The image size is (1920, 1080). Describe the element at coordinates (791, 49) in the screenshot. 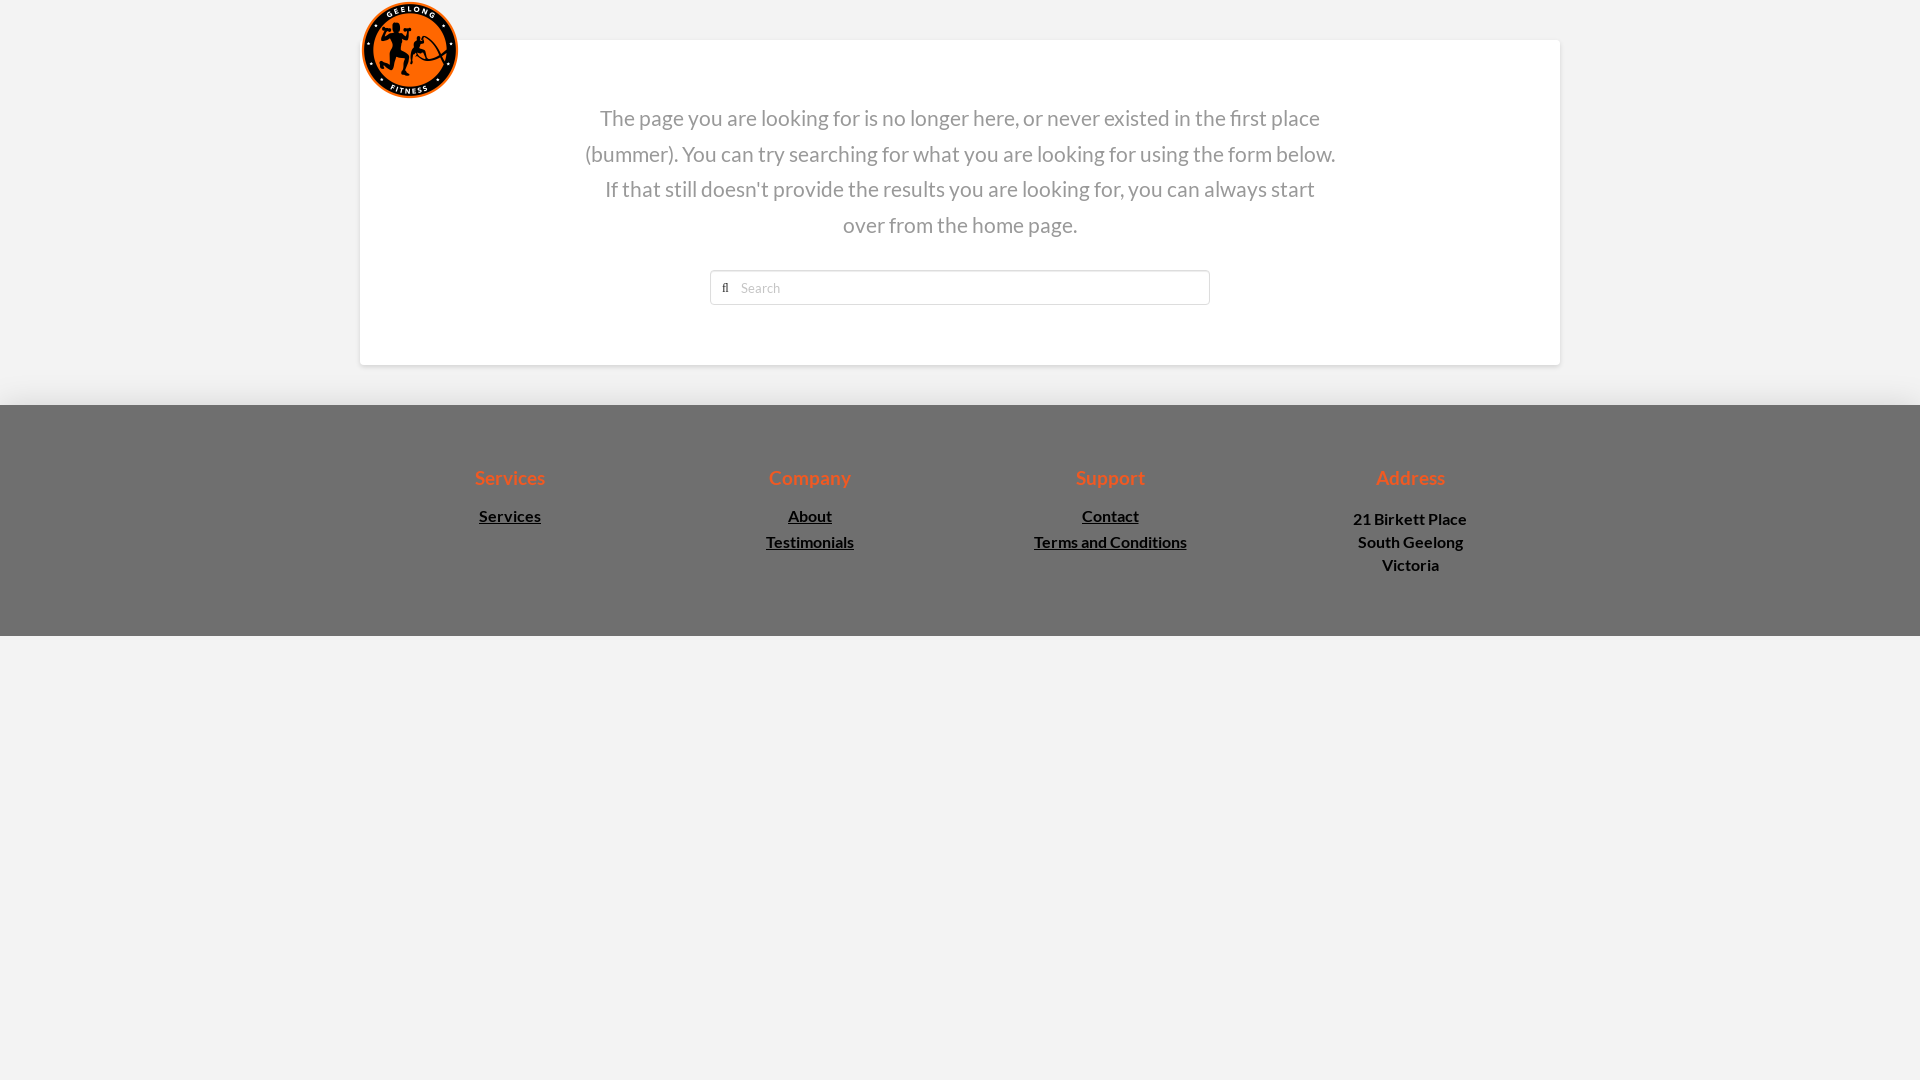

I see `'HOME'` at that location.